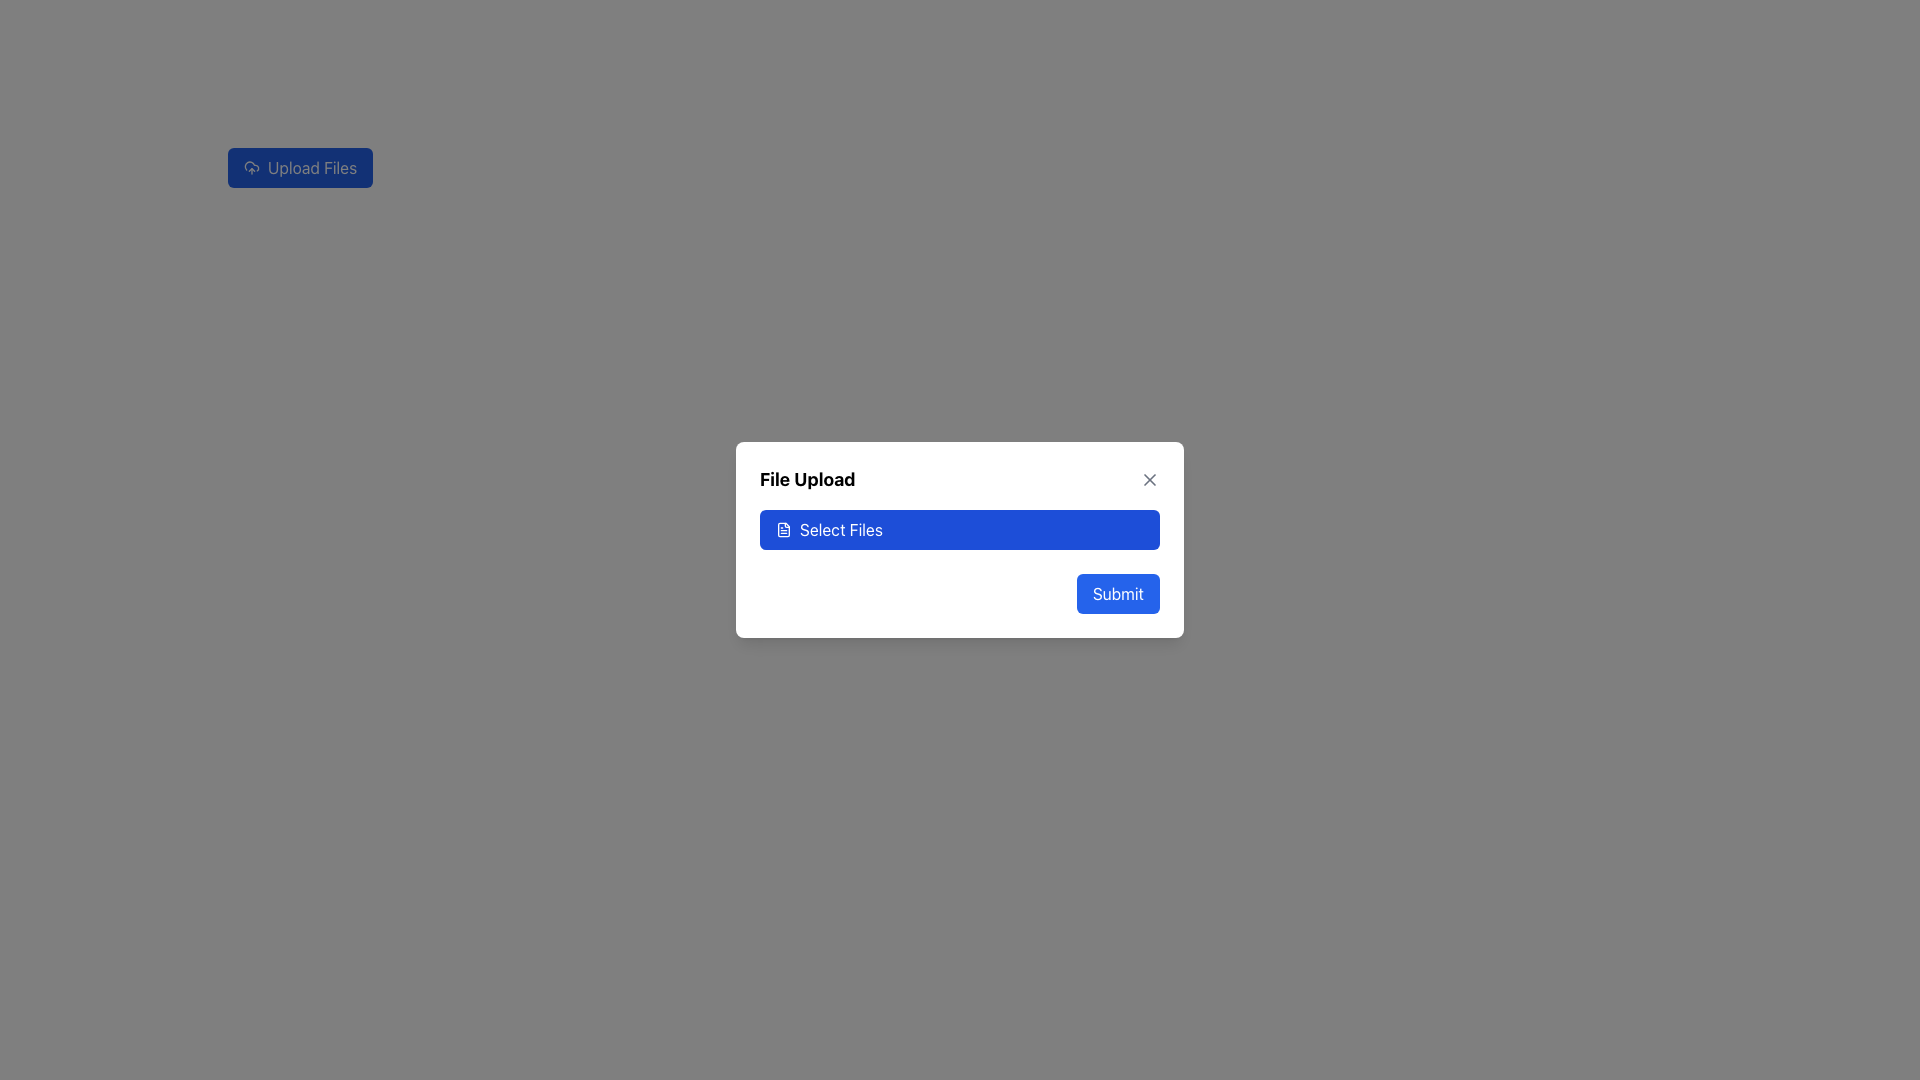 The height and width of the screenshot is (1080, 1920). What do you see at coordinates (251, 167) in the screenshot?
I see `the upload icon located within the 'Upload Files' button at the top-left of the interface` at bounding box center [251, 167].